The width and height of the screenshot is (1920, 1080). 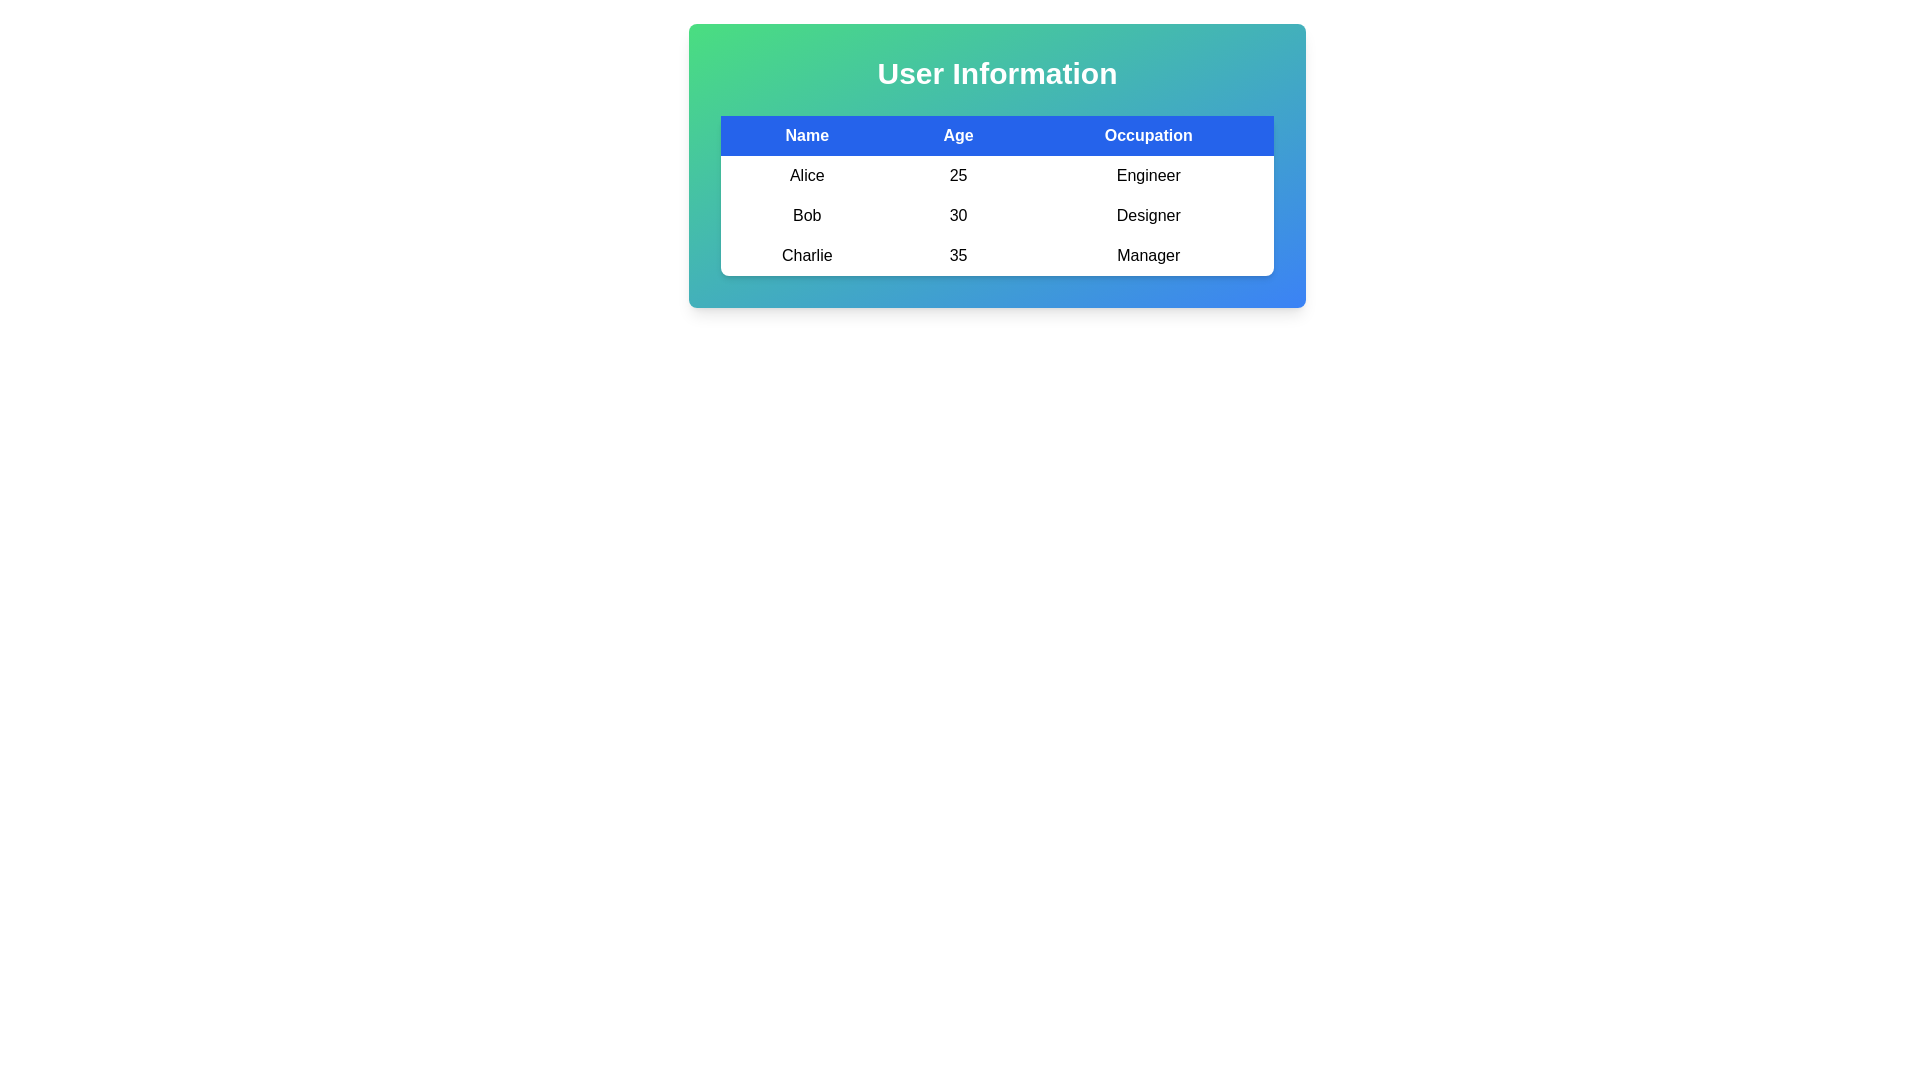 What do you see at coordinates (1148, 216) in the screenshot?
I see `the text label displaying 'Designer' in black text, which is located in the 'Occupation' column of the second row in the table under 'User Information'` at bounding box center [1148, 216].